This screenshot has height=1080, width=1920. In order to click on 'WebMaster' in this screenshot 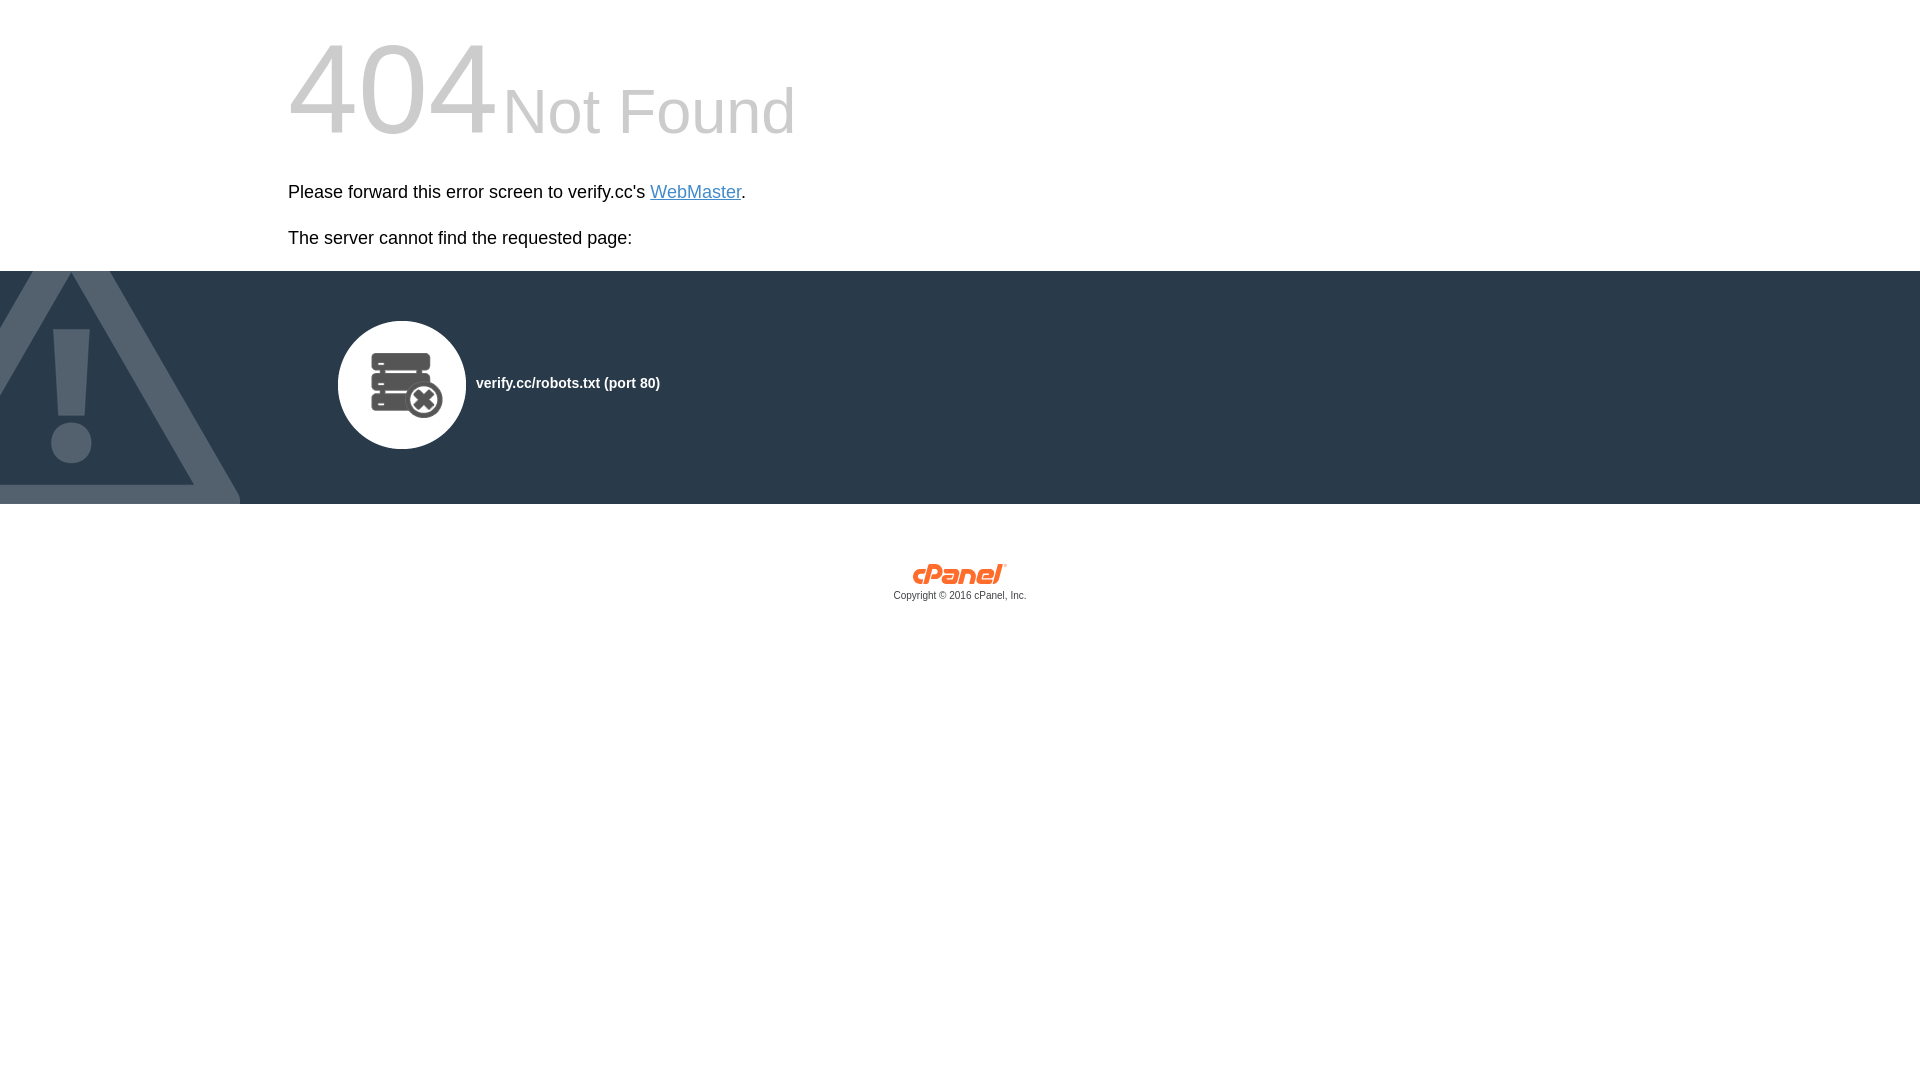, I will do `click(695, 192)`.